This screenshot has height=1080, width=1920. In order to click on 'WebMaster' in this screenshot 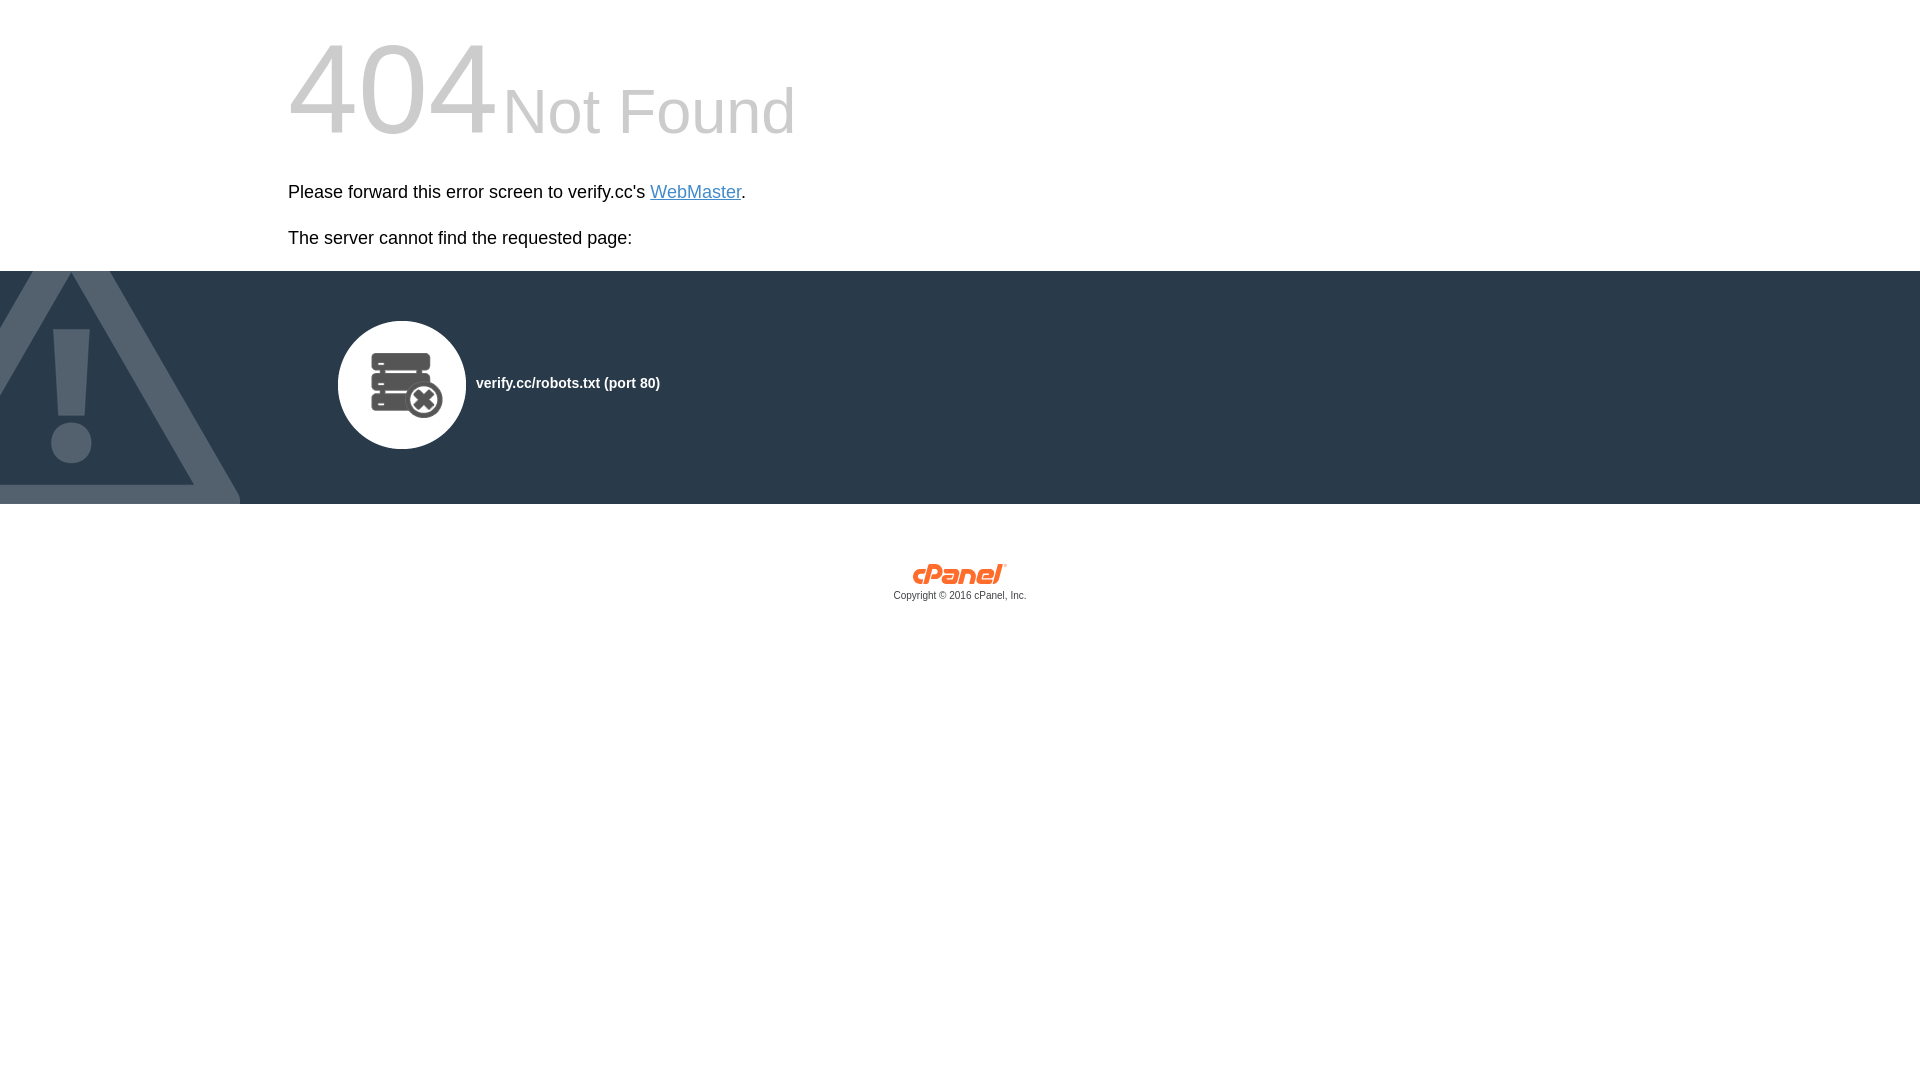, I will do `click(695, 192)`.